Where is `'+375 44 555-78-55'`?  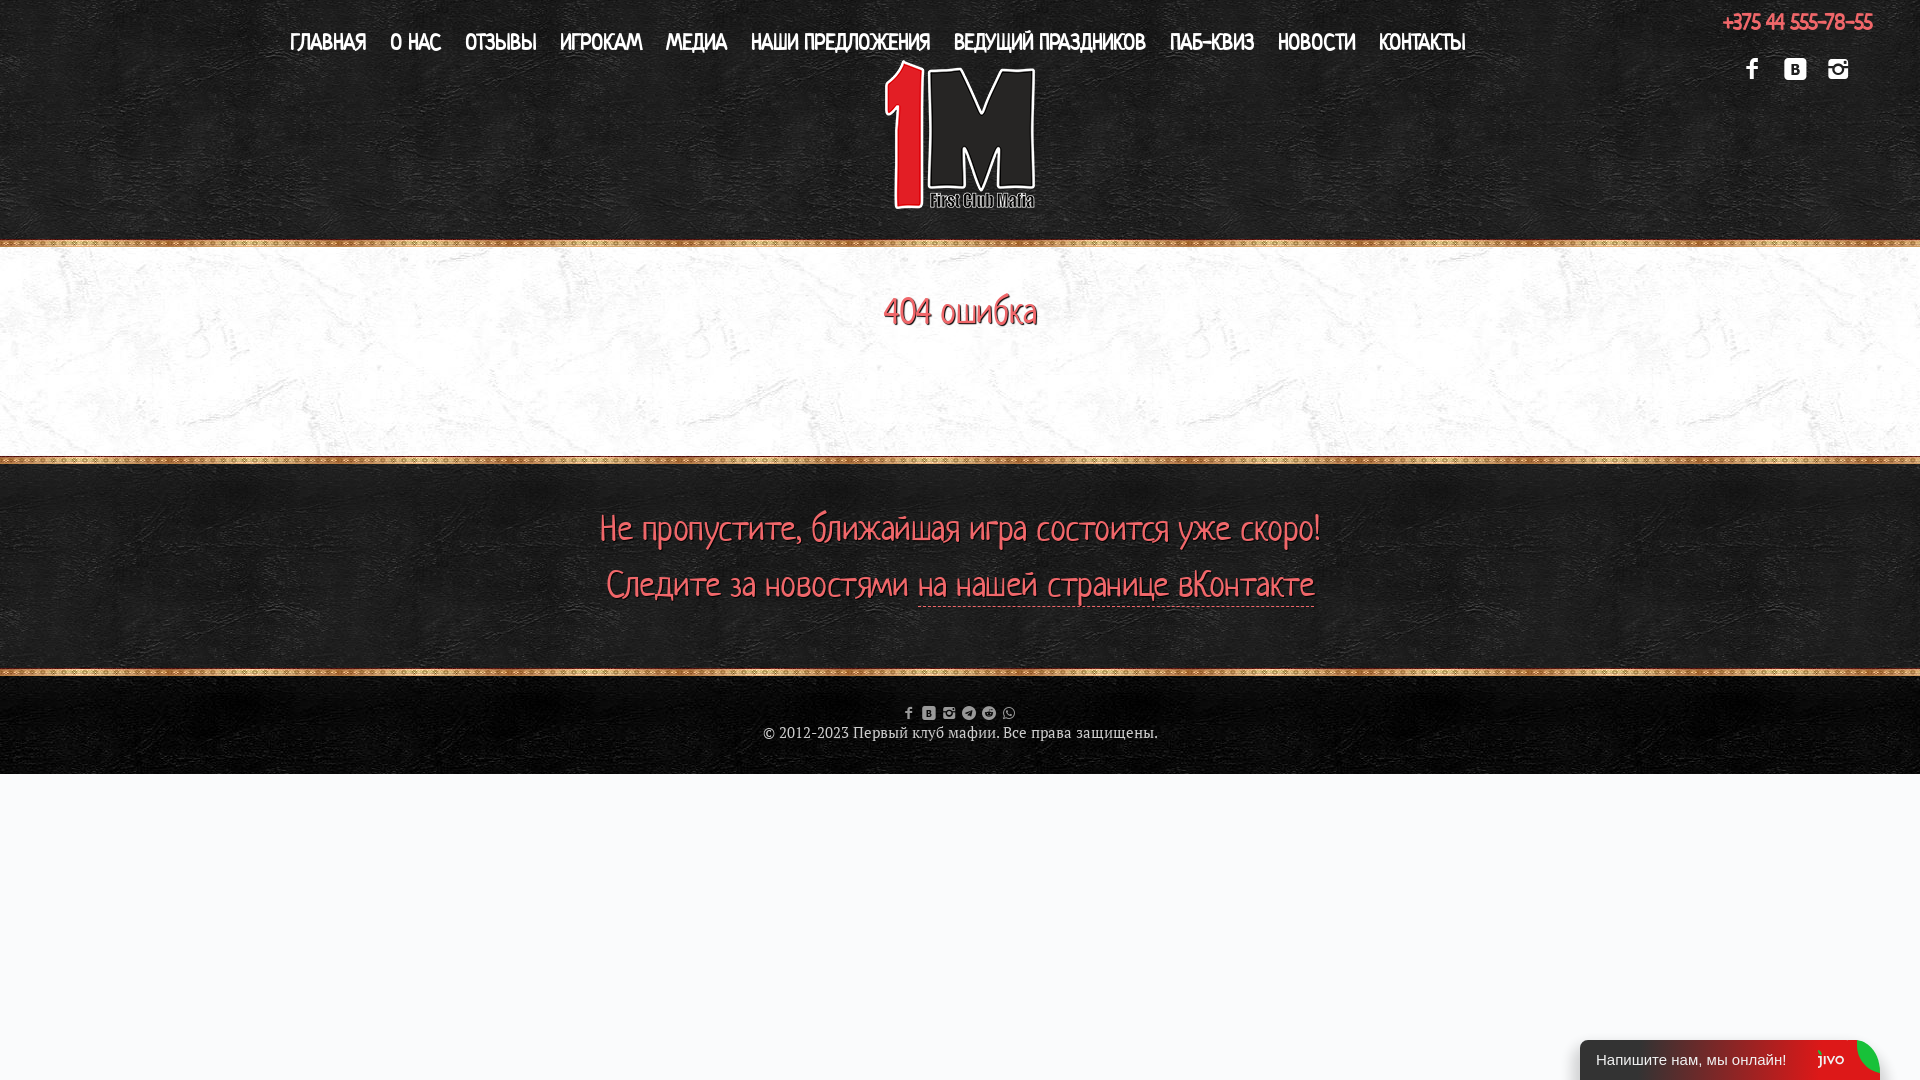
'+375 44 555-78-55' is located at coordinates (1722, 22).